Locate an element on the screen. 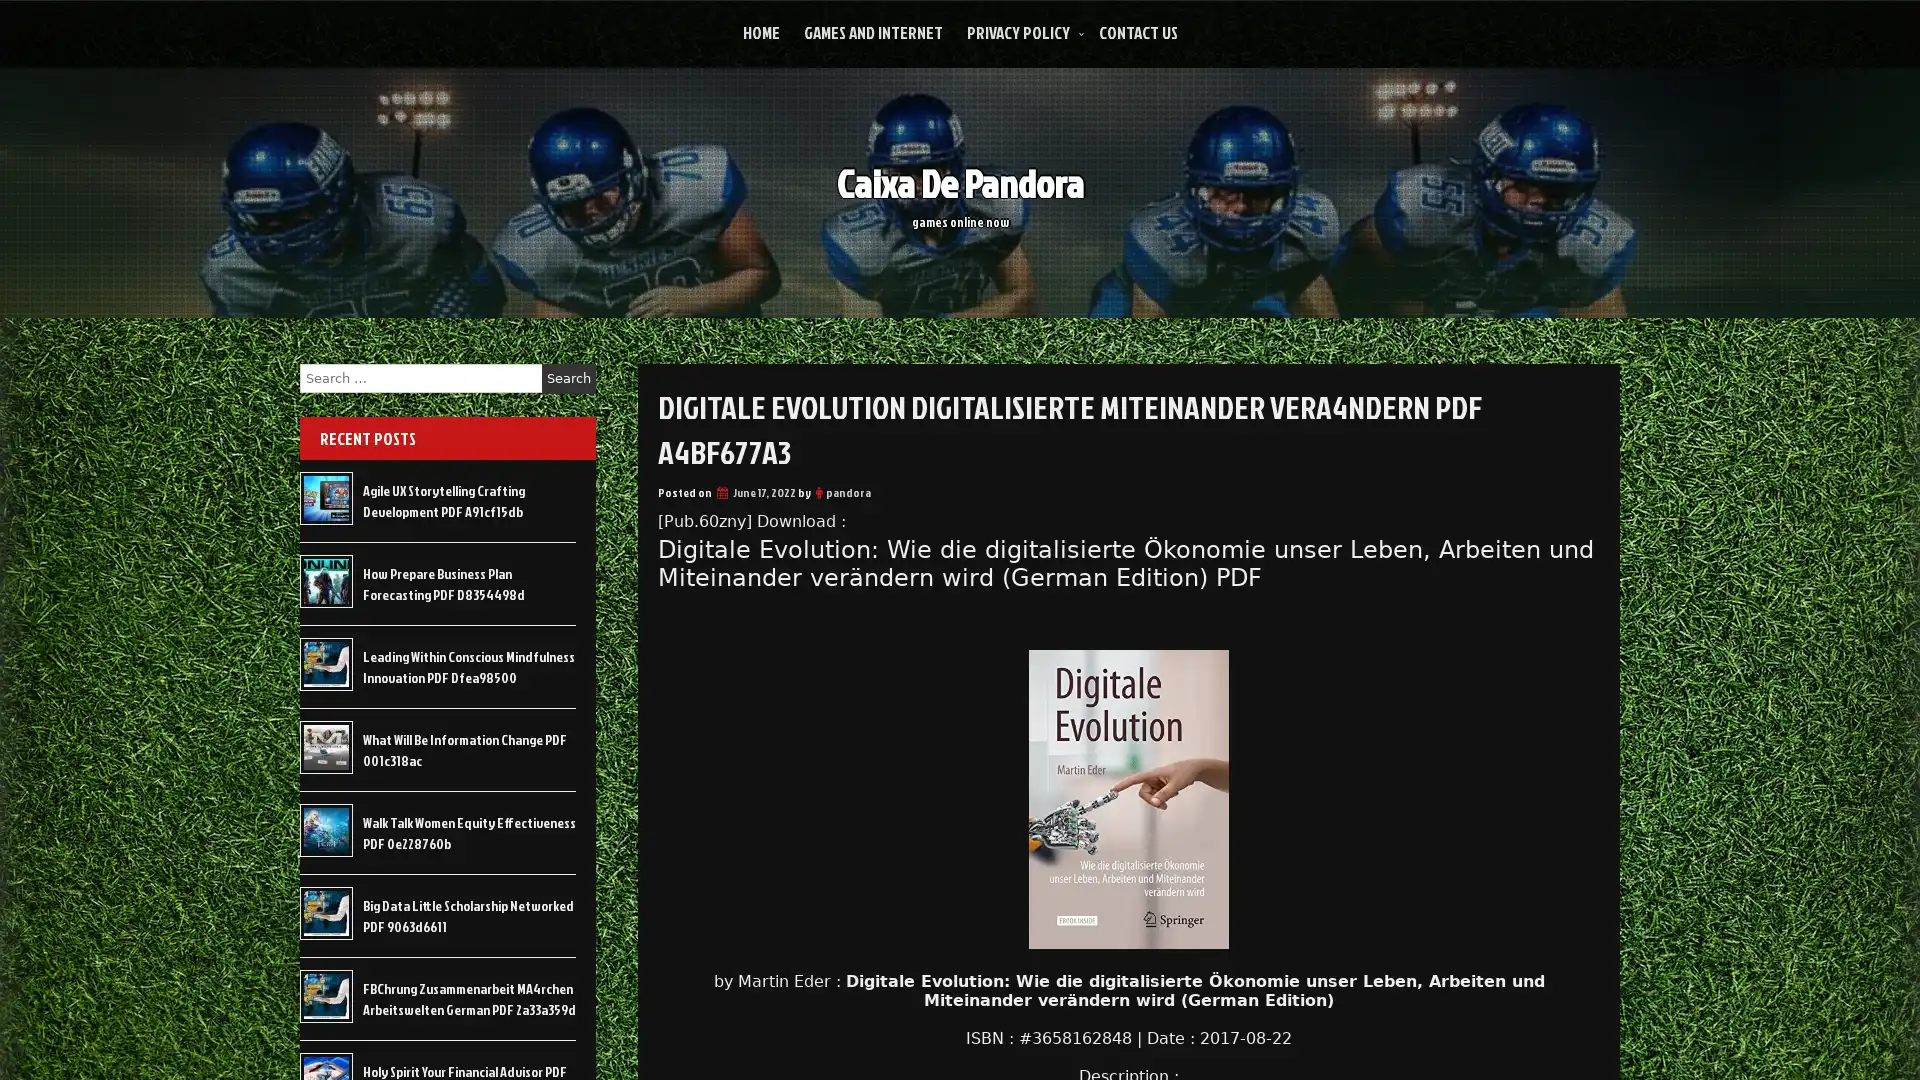 The height and width of the screenshot is (1080, 1920). Search is located at coordinates (568, 378).